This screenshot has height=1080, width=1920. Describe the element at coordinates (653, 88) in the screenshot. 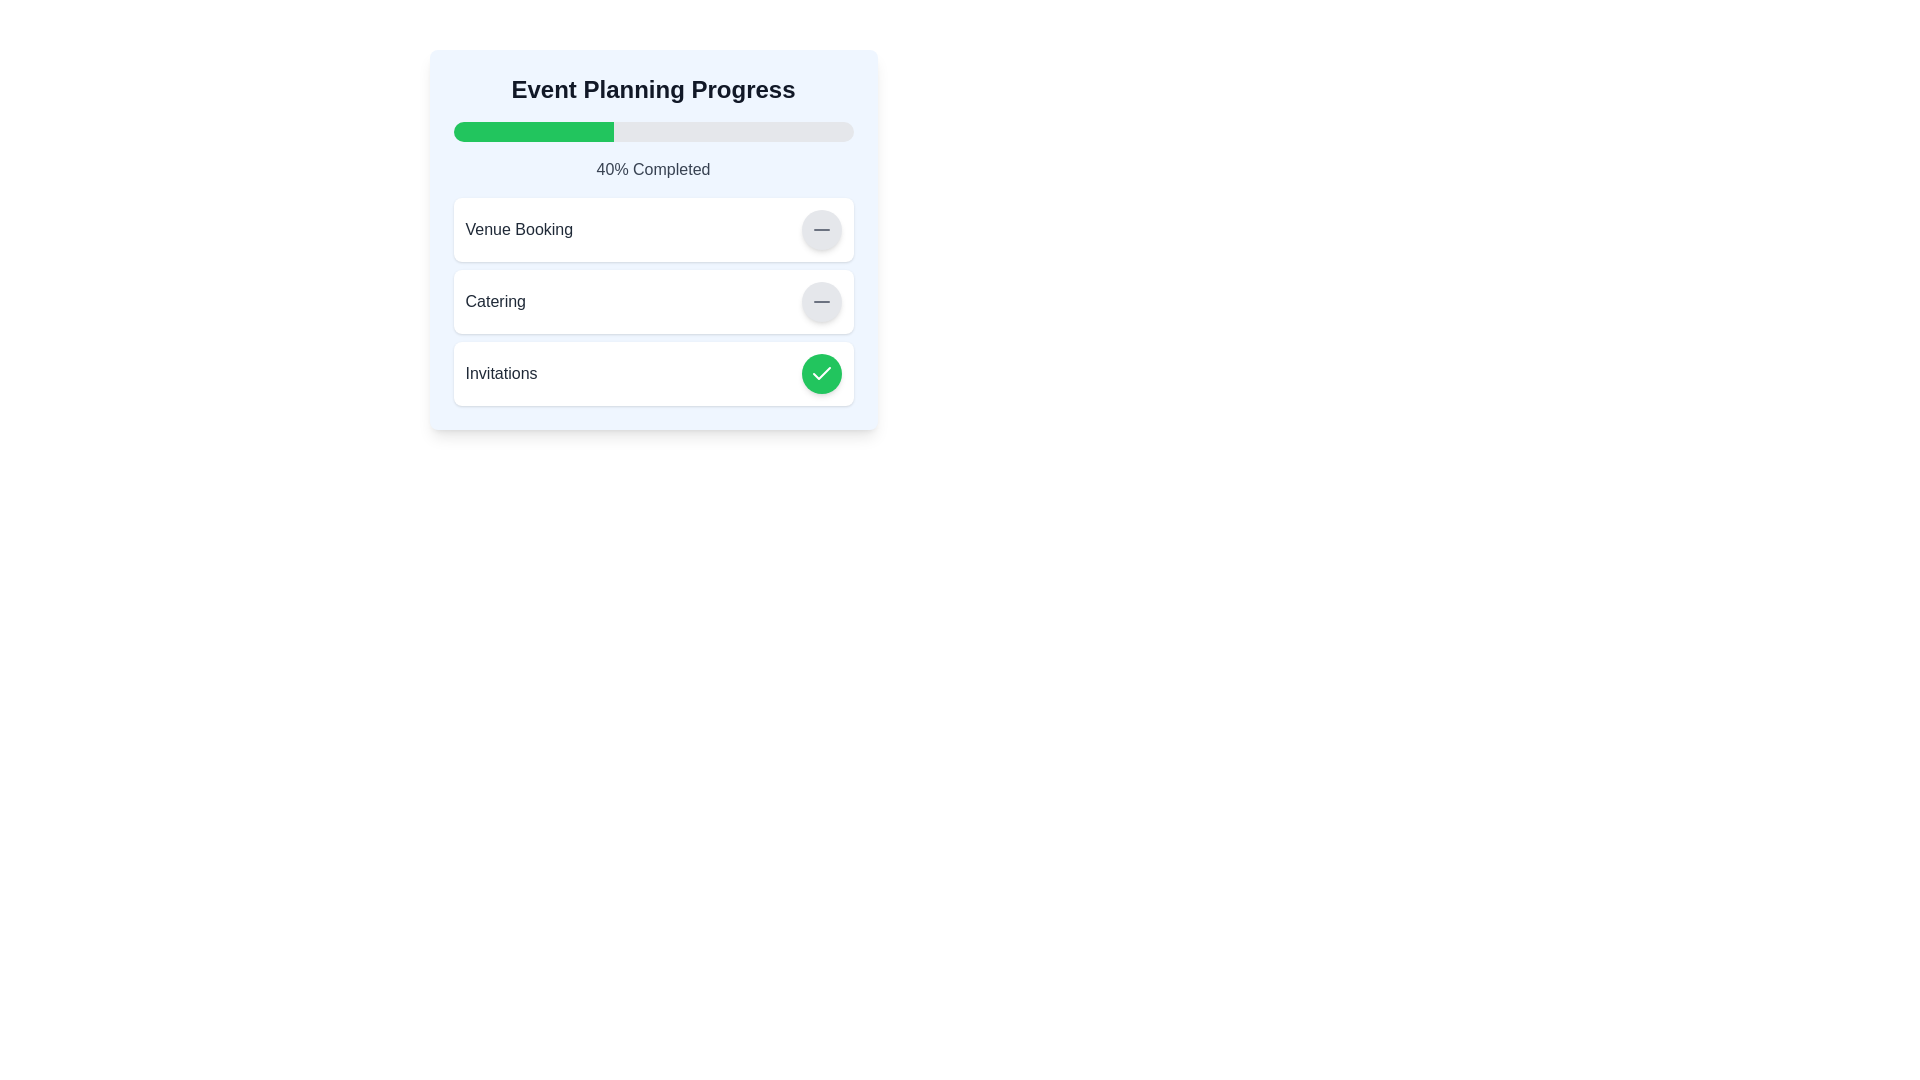

I see `the text label that reads 'Event Planning Progress', which is prominently styled in bold font and large size, centered in a light blue background, located above a progress bar` at that location.